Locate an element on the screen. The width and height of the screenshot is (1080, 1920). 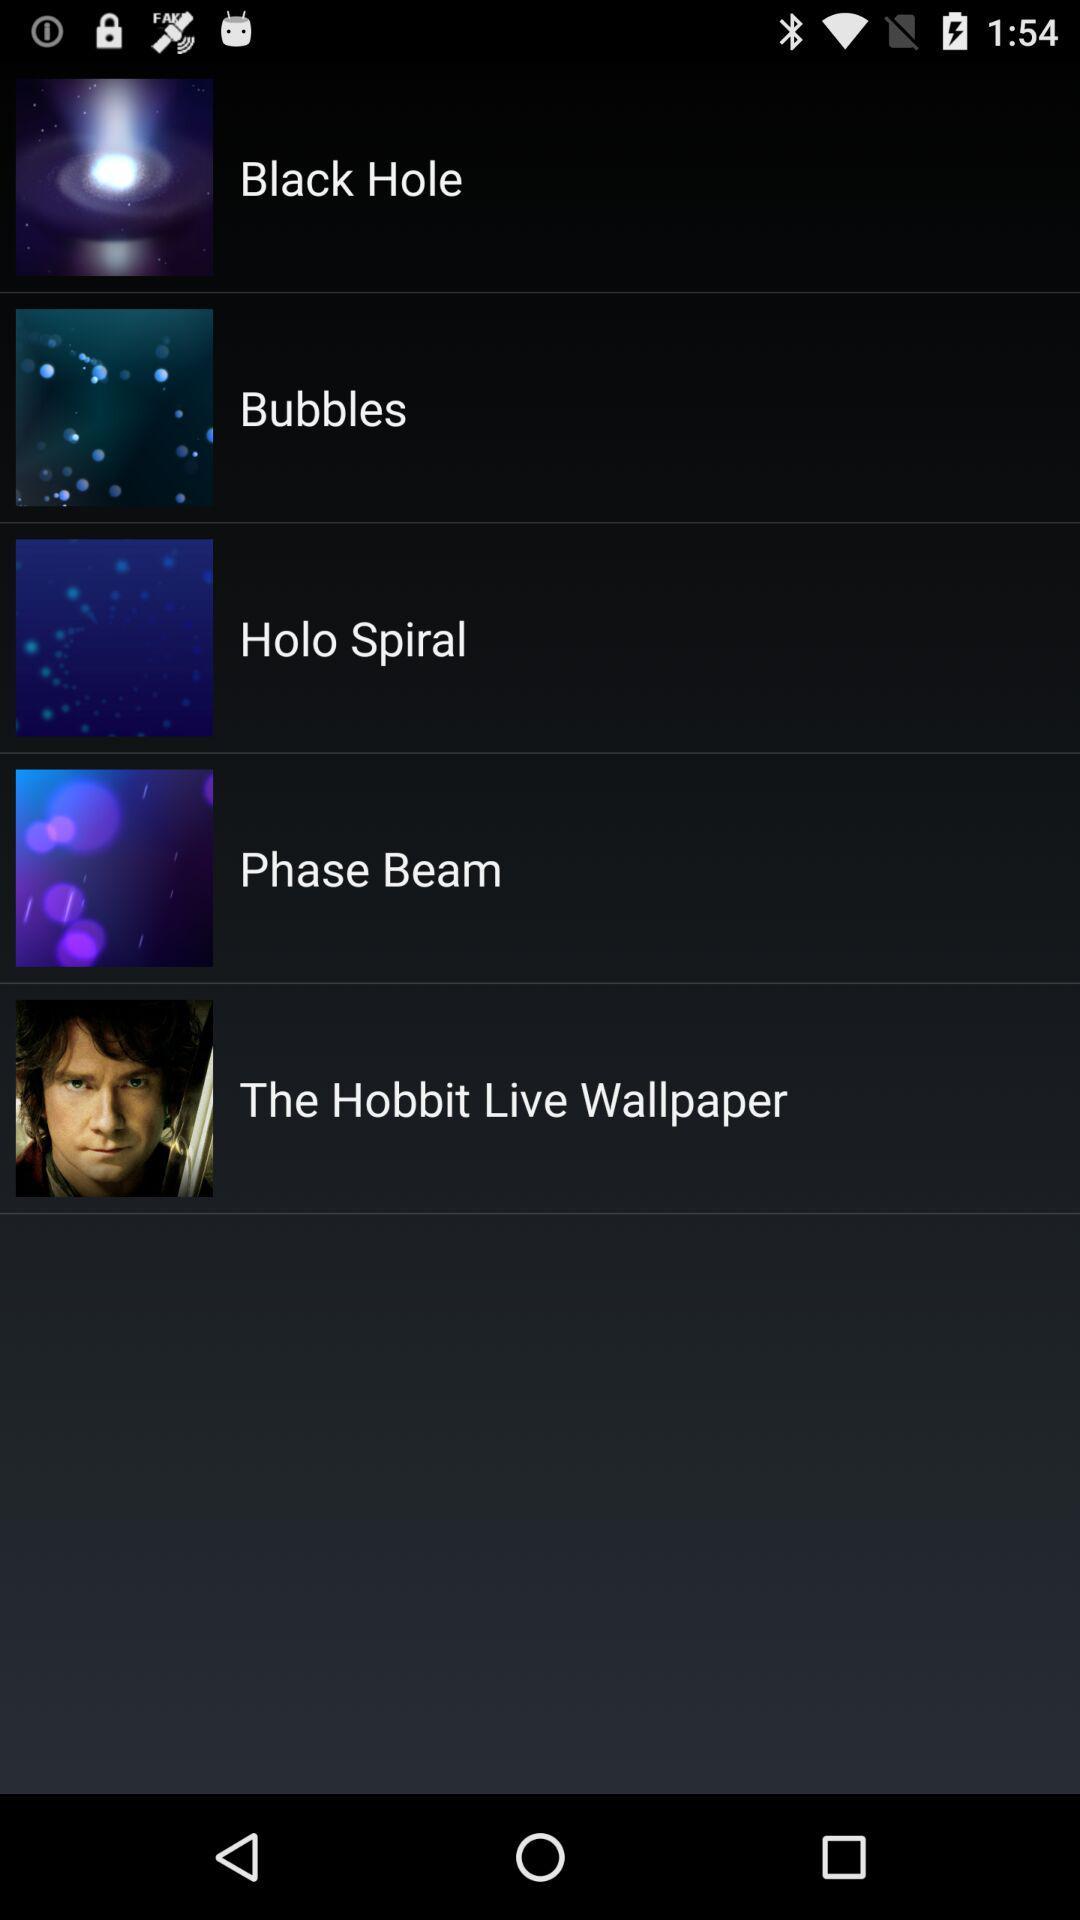
icon below the black hole is located at coordinates (322, 406).